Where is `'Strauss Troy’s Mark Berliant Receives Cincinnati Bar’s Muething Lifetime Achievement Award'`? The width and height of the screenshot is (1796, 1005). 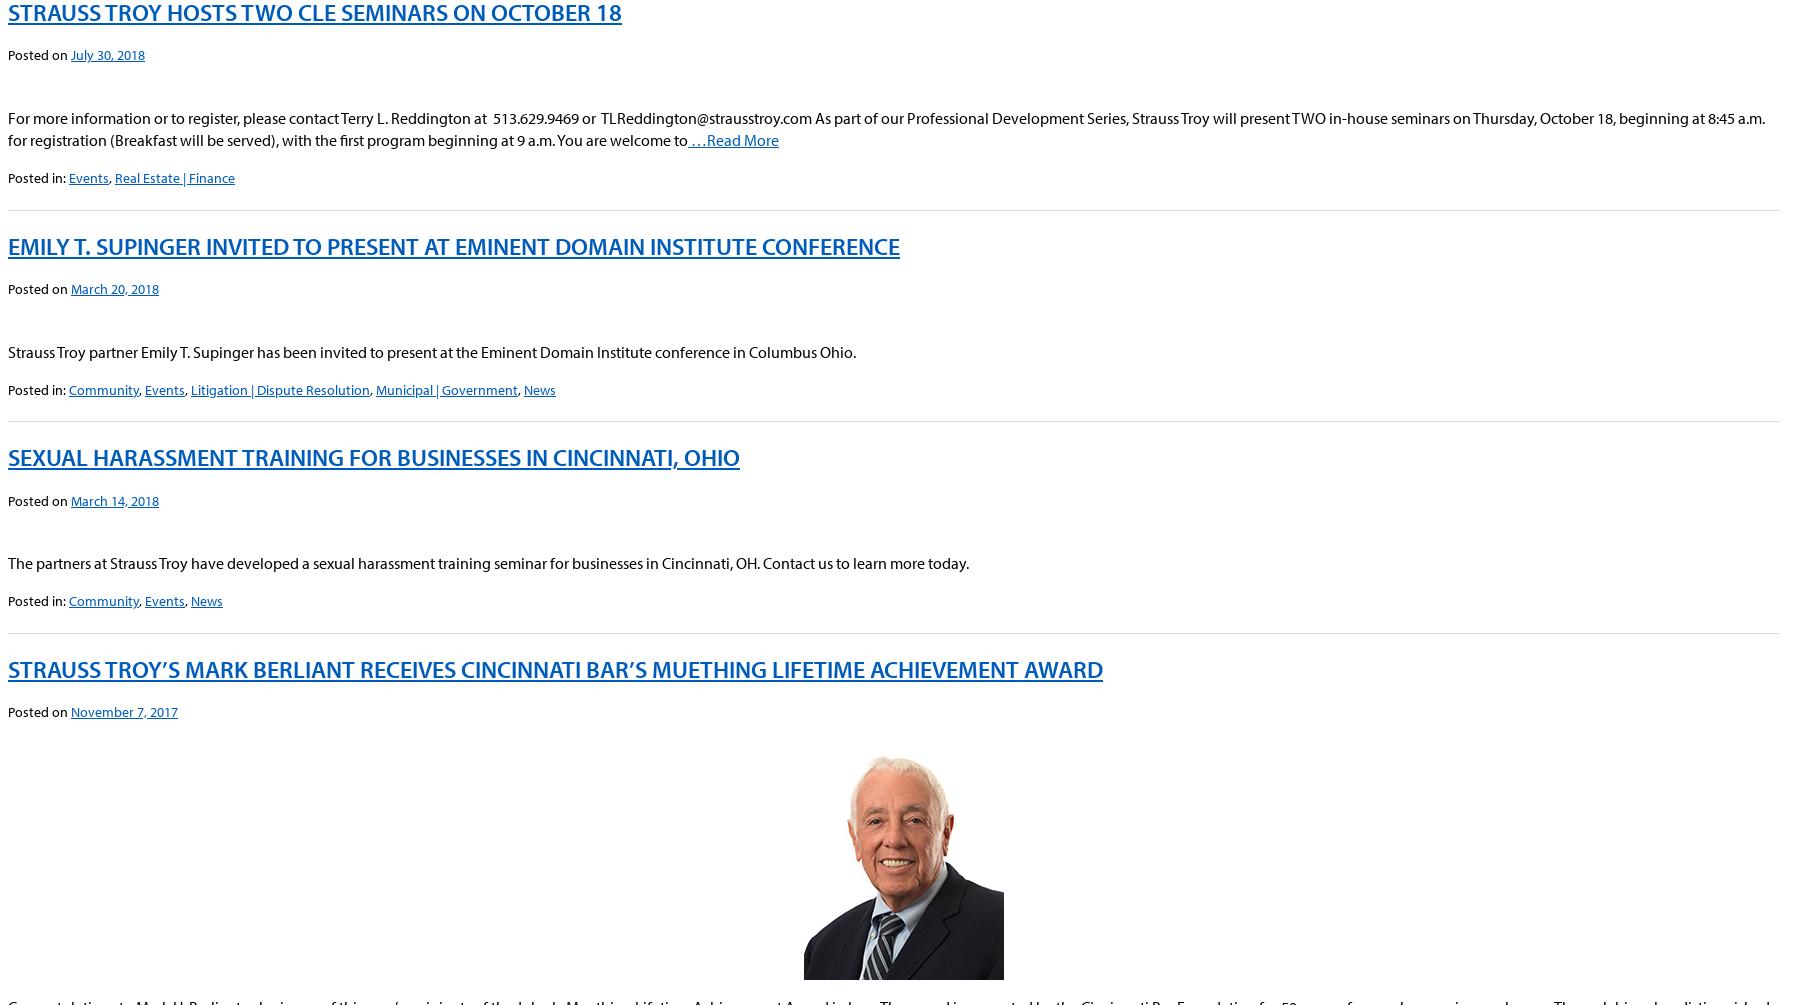
'Strauss Troy’s Mark Berliant Receives Cincinnati Bar’s Muething Lifetime Achievement Award' is located at coordinates (554, 667).